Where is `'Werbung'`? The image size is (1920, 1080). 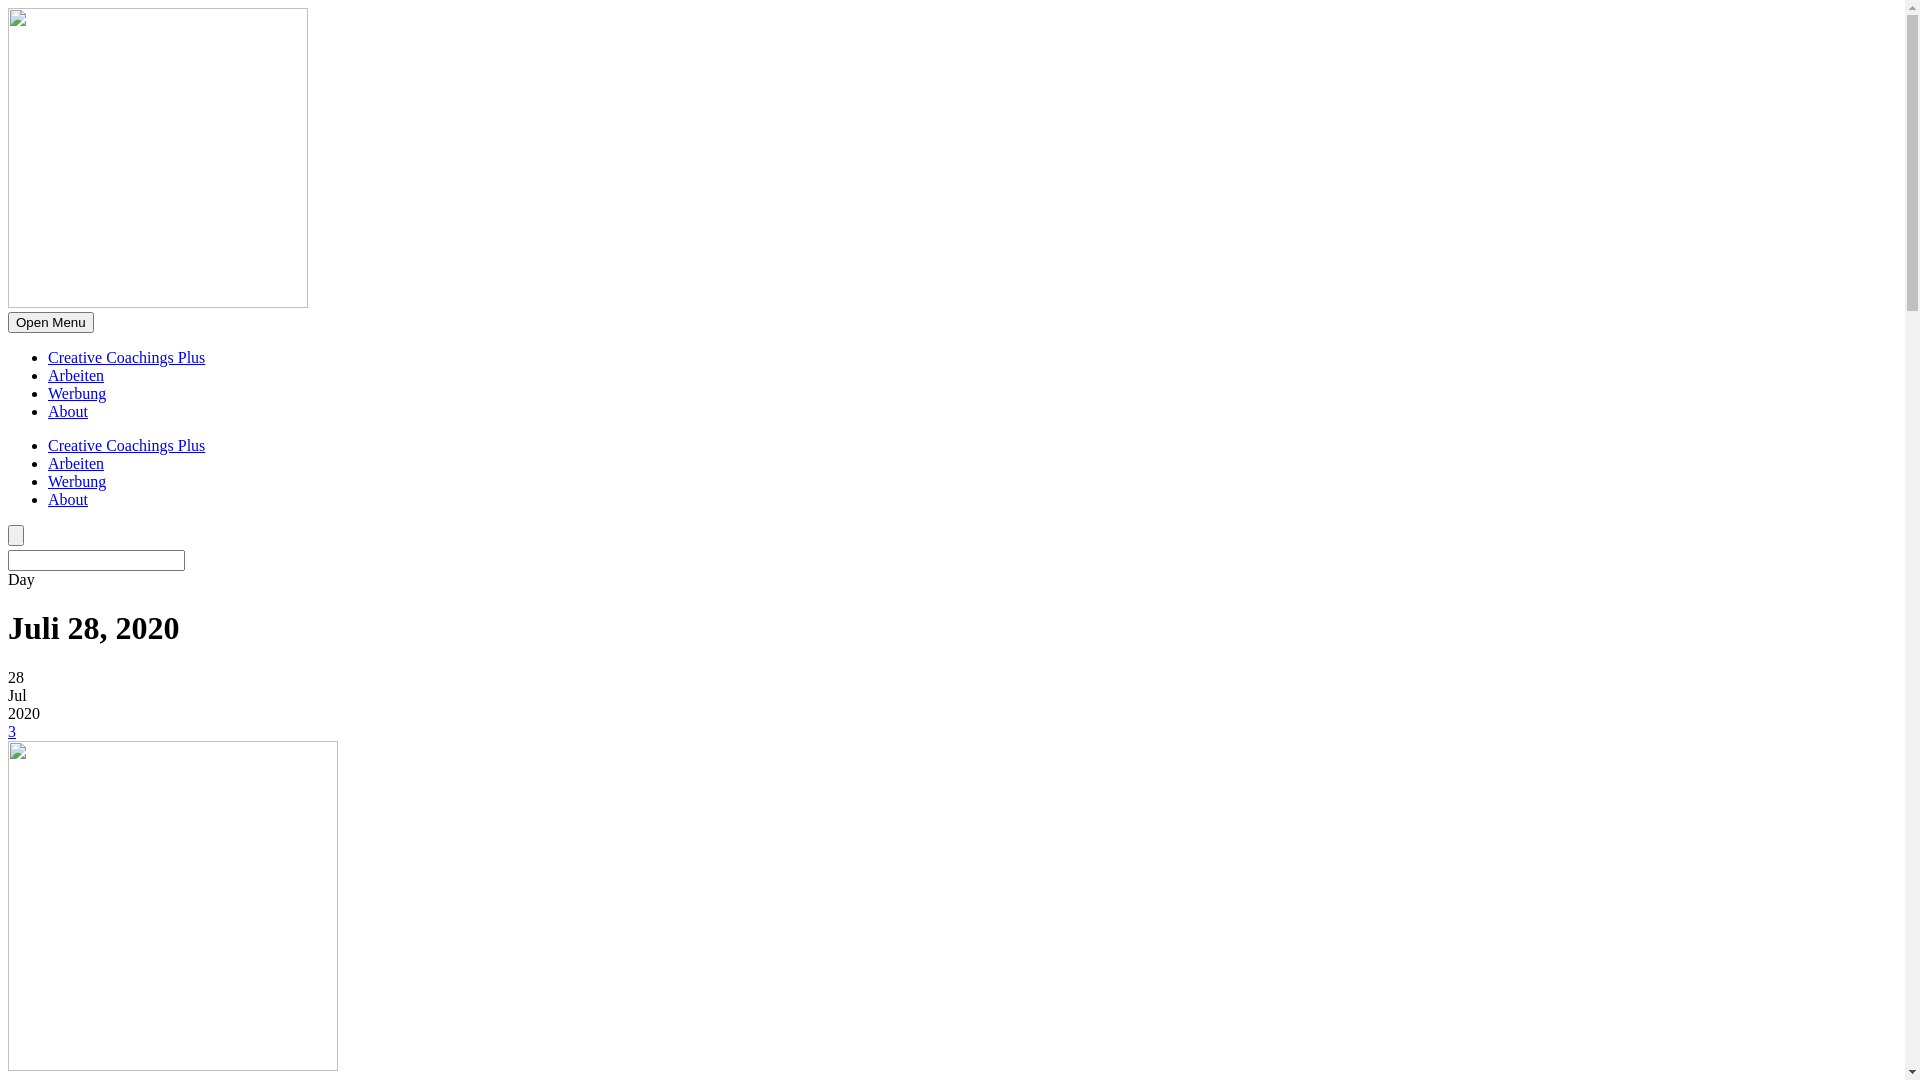
'Werbung' is located at coordinates (76, 393).